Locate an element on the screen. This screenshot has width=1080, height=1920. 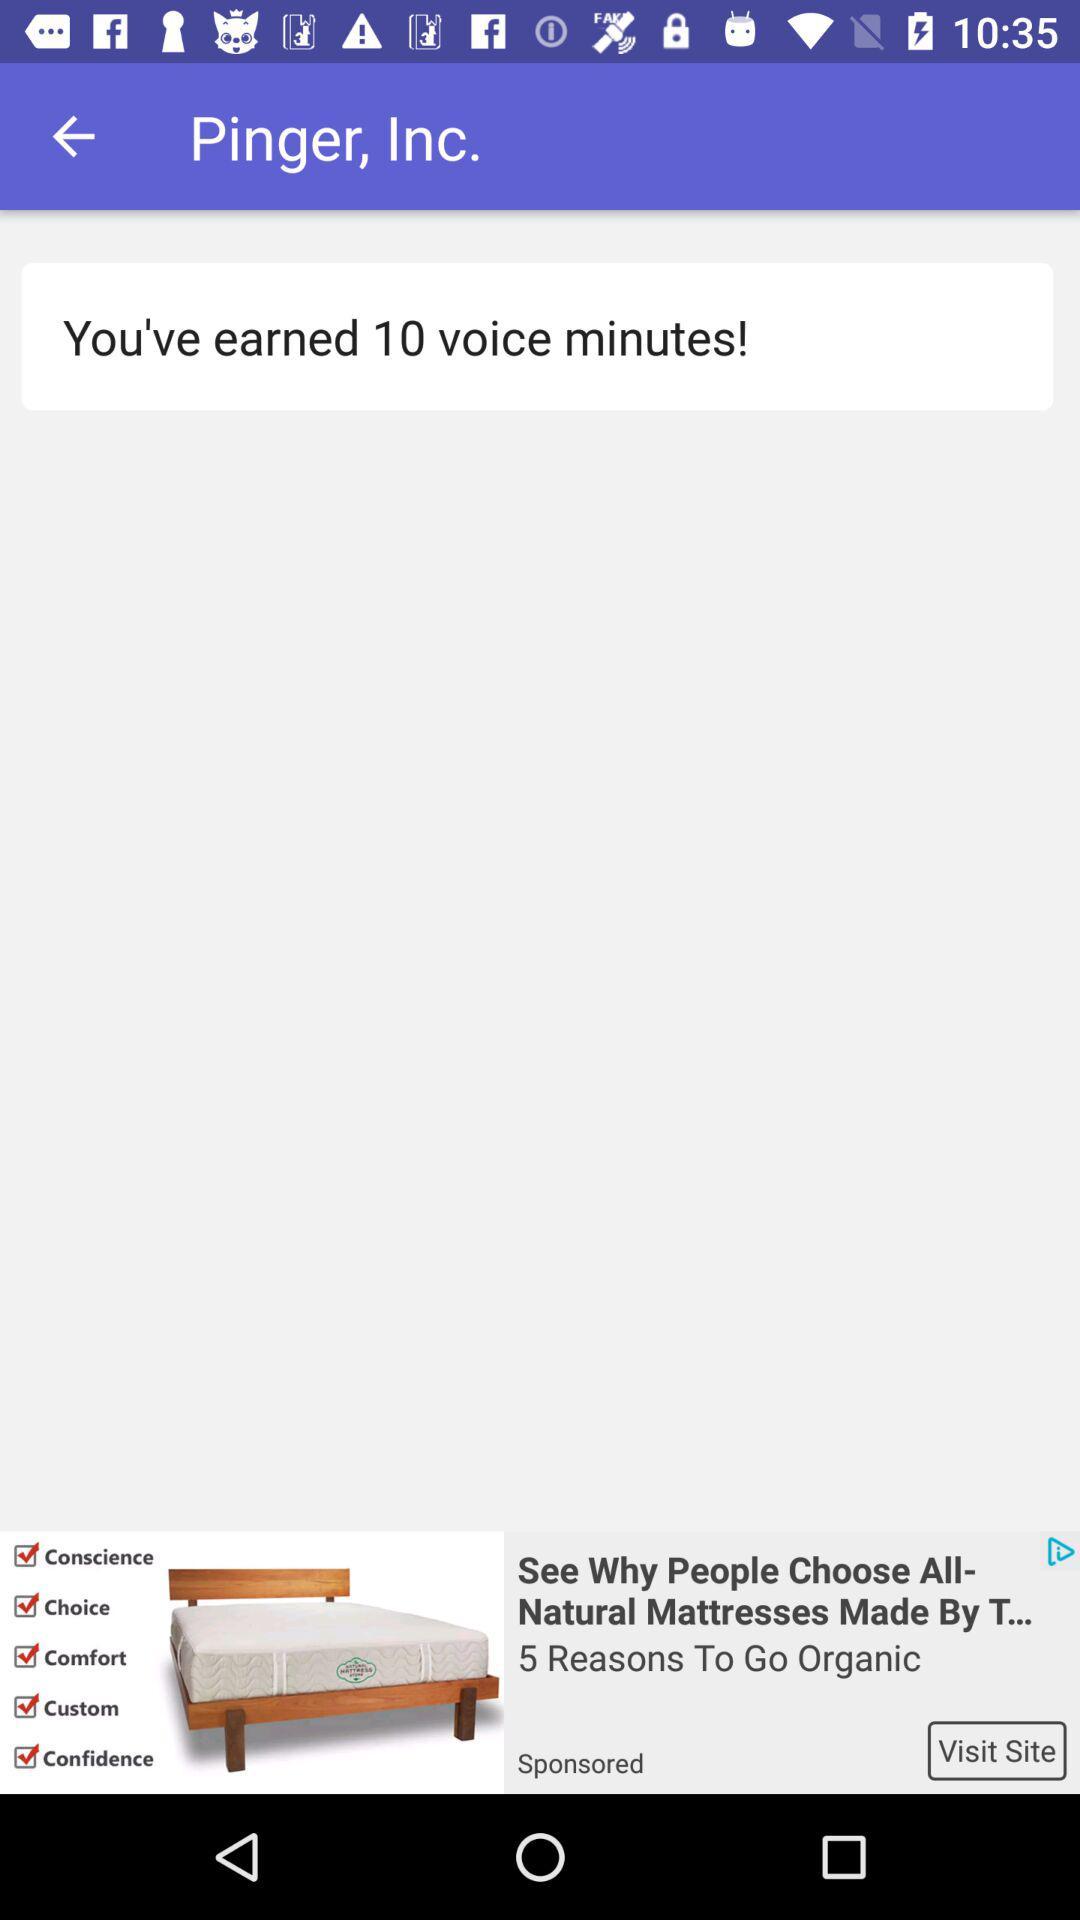
the item below the 5 reasons to item is located at coordinates (722, 1749).